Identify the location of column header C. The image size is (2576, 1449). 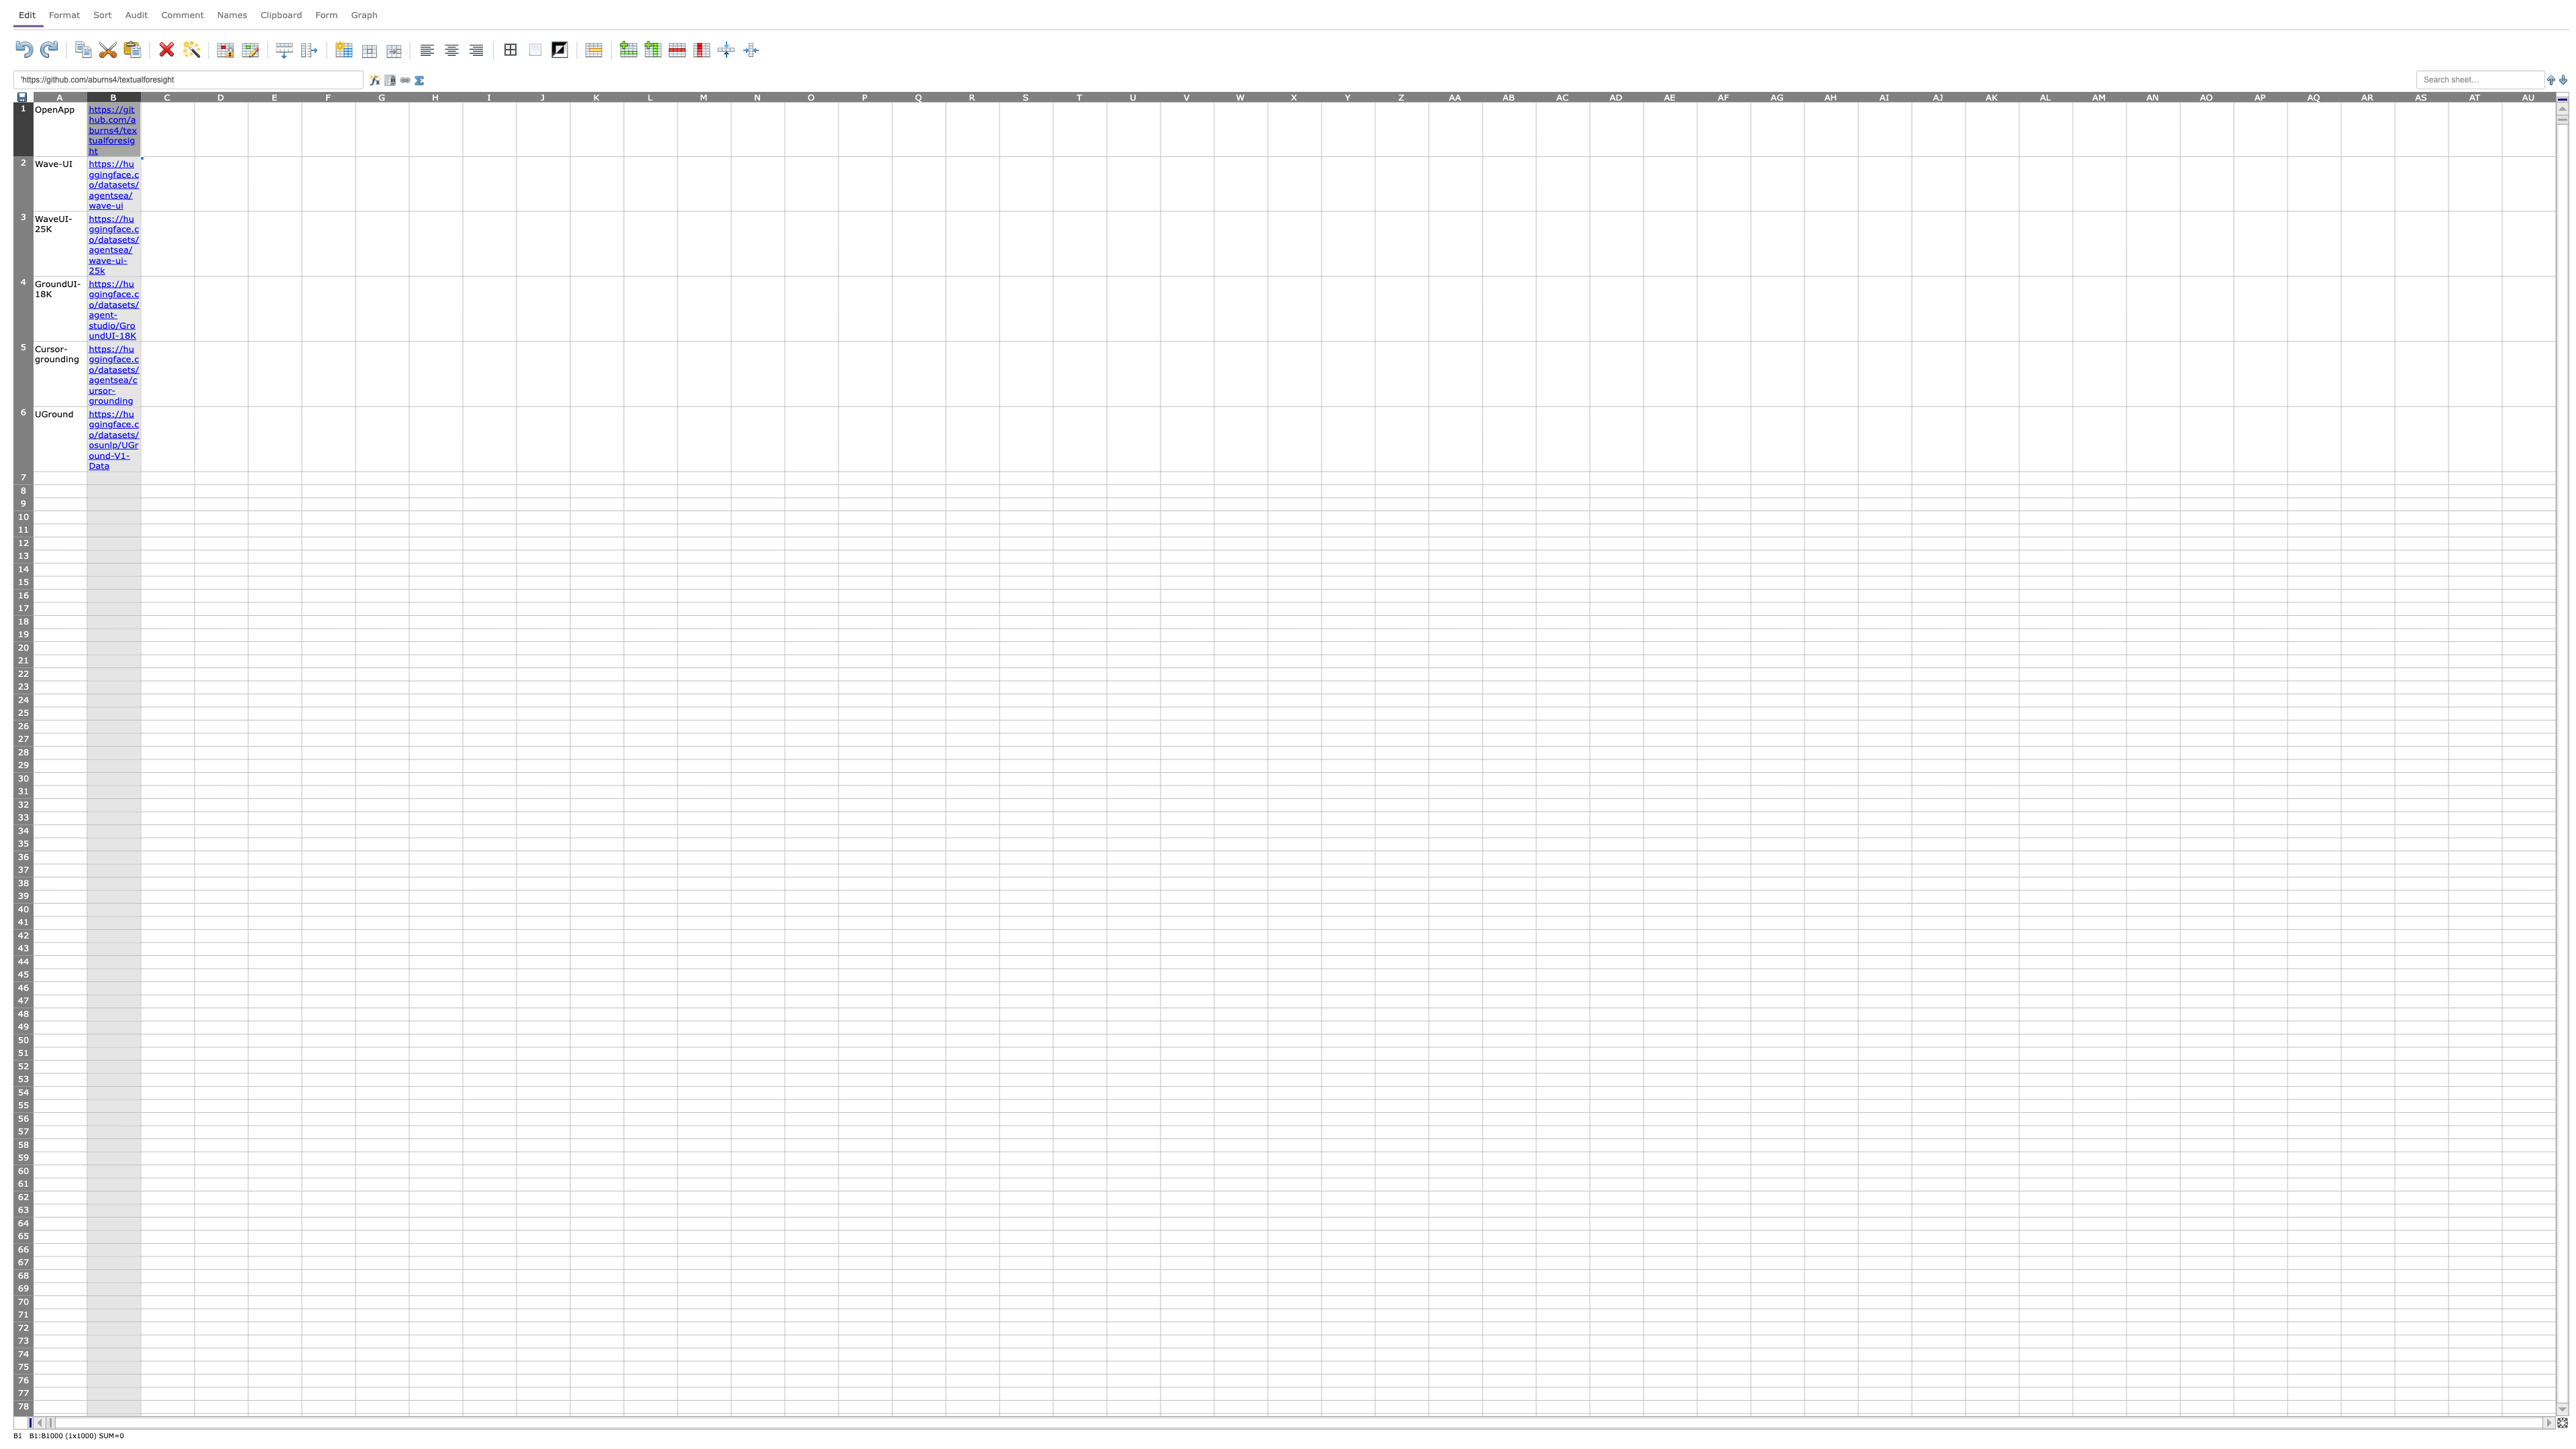
(166, 95).